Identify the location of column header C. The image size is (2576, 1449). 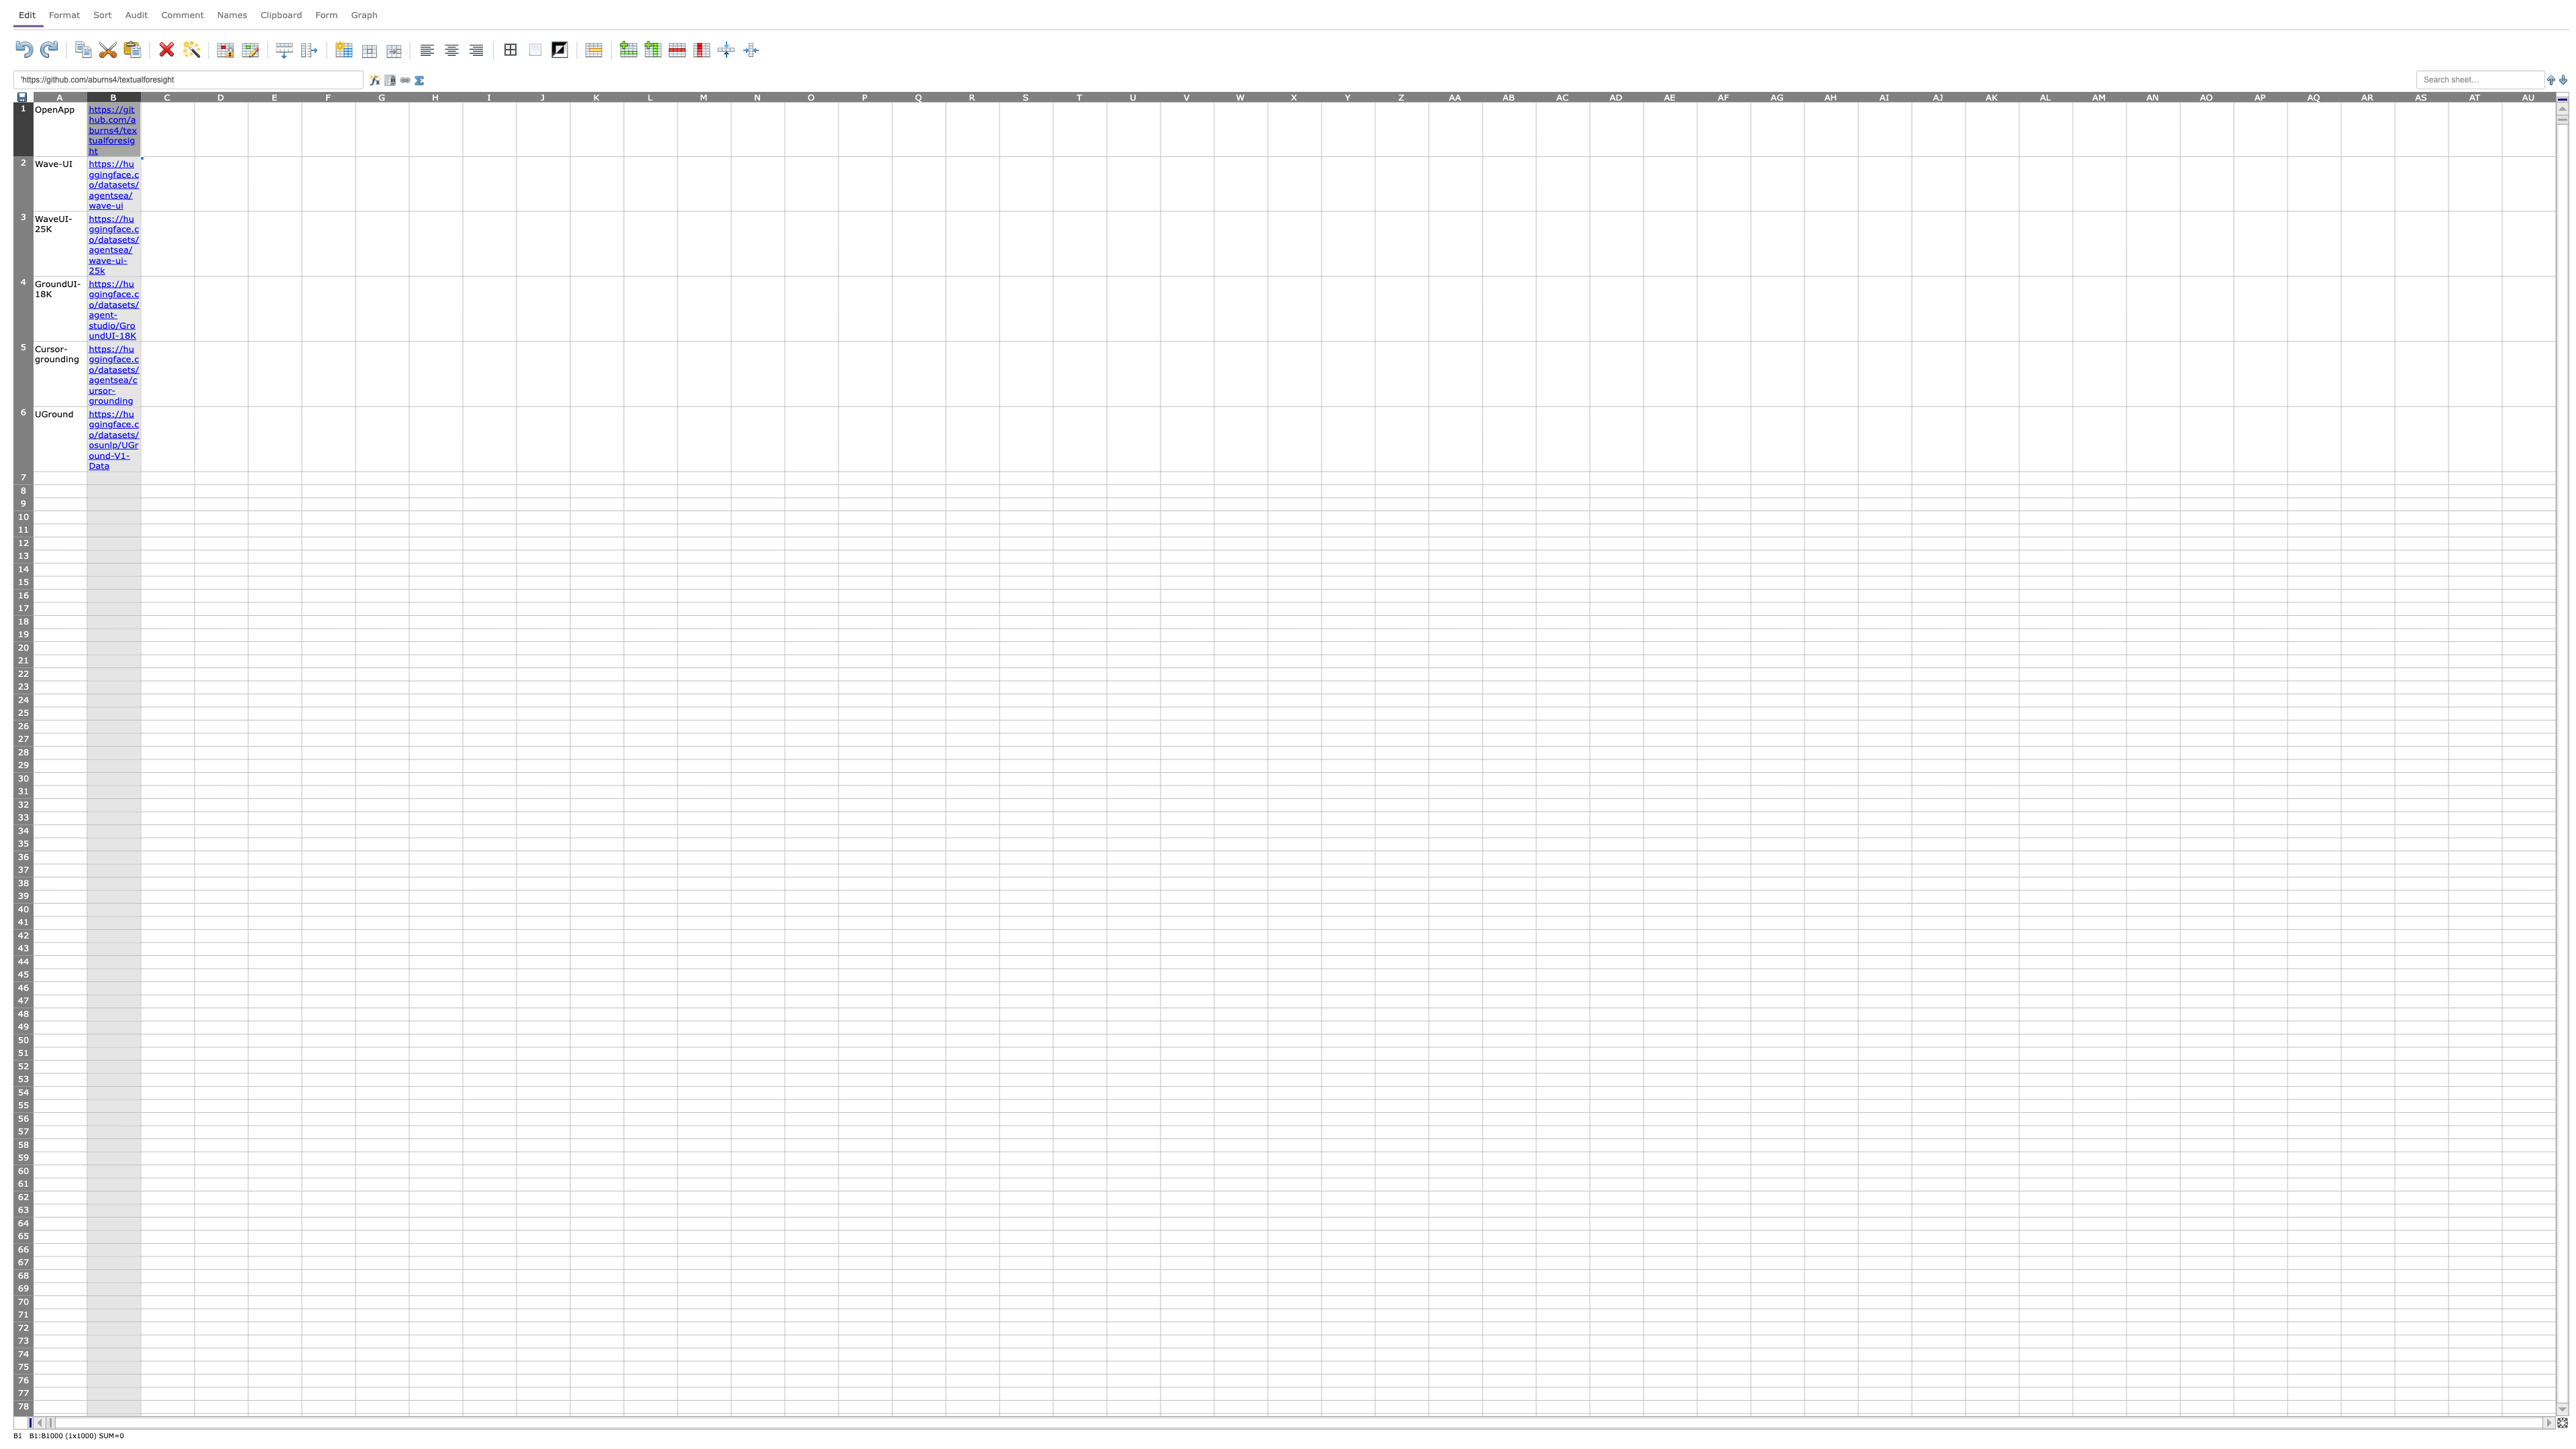
(166, 95).